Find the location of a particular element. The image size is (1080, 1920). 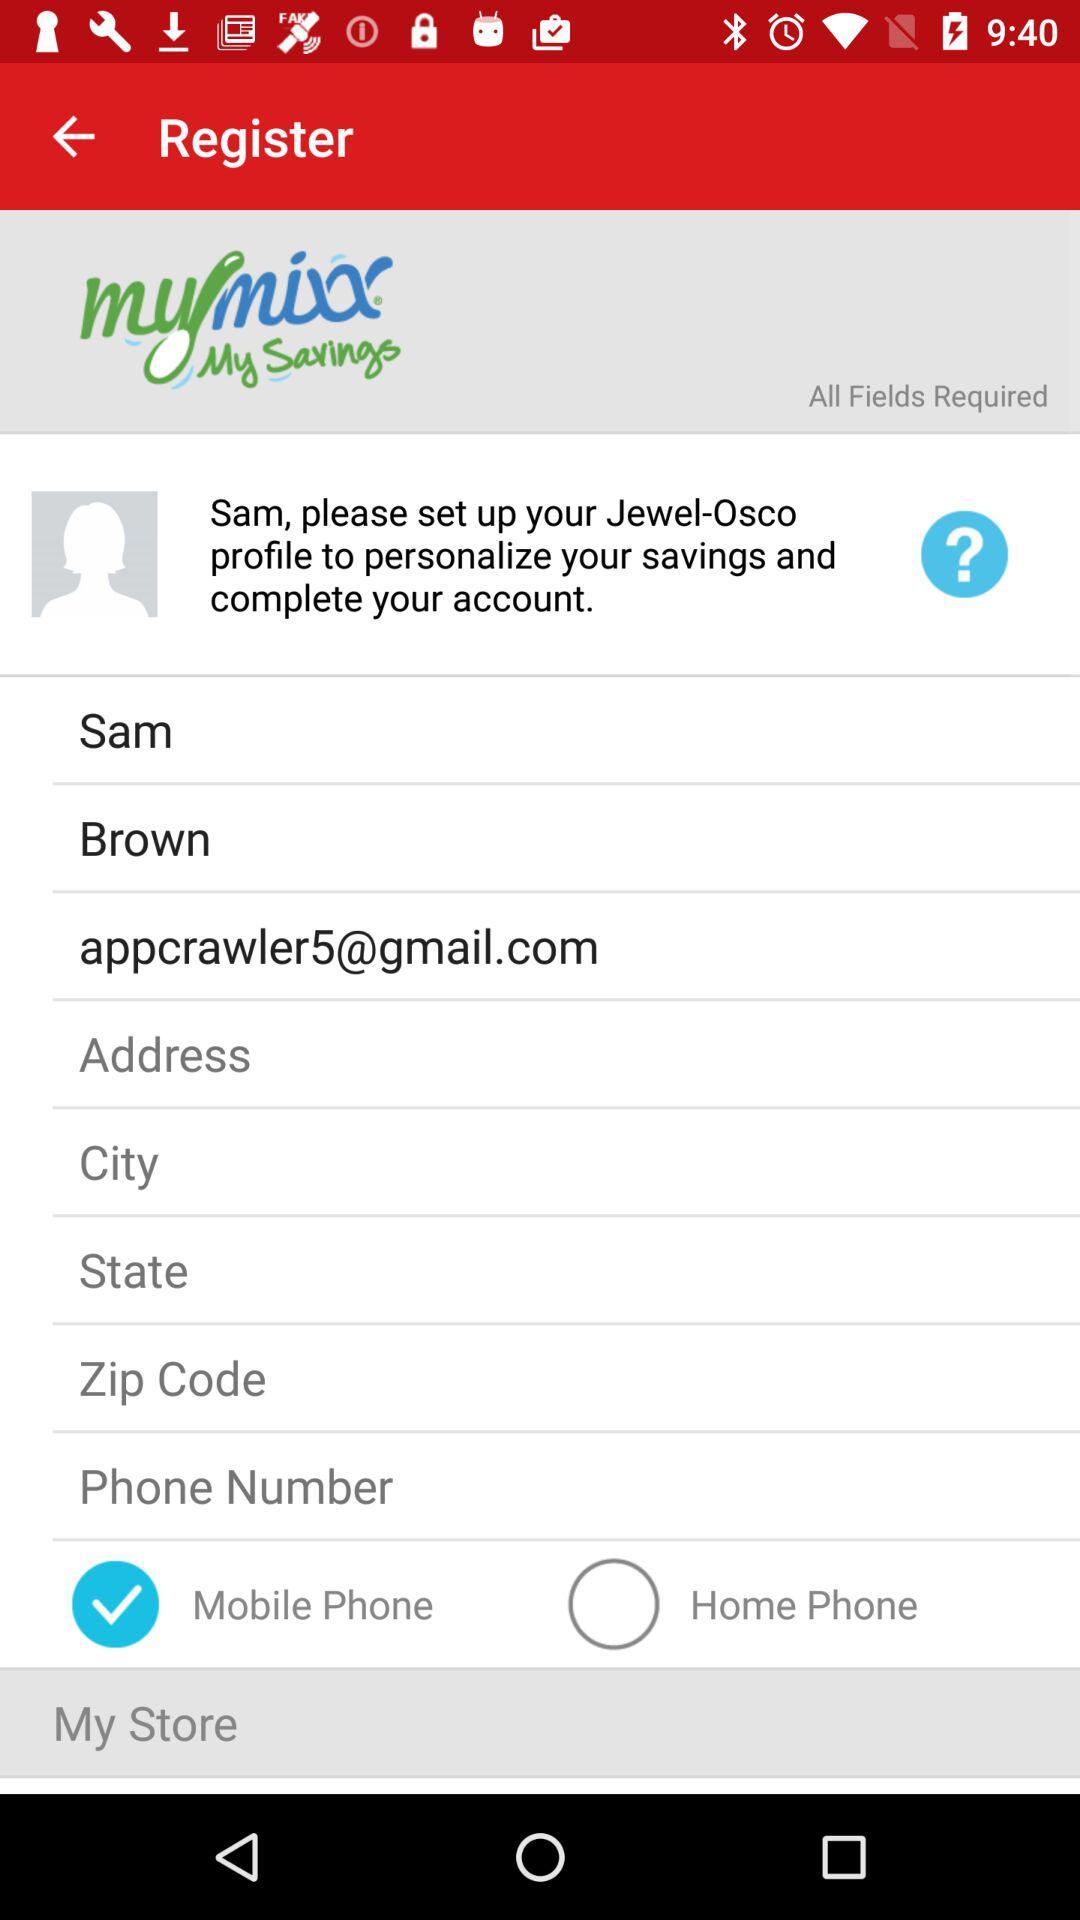

the help icon is located at coordinates (963, 554).